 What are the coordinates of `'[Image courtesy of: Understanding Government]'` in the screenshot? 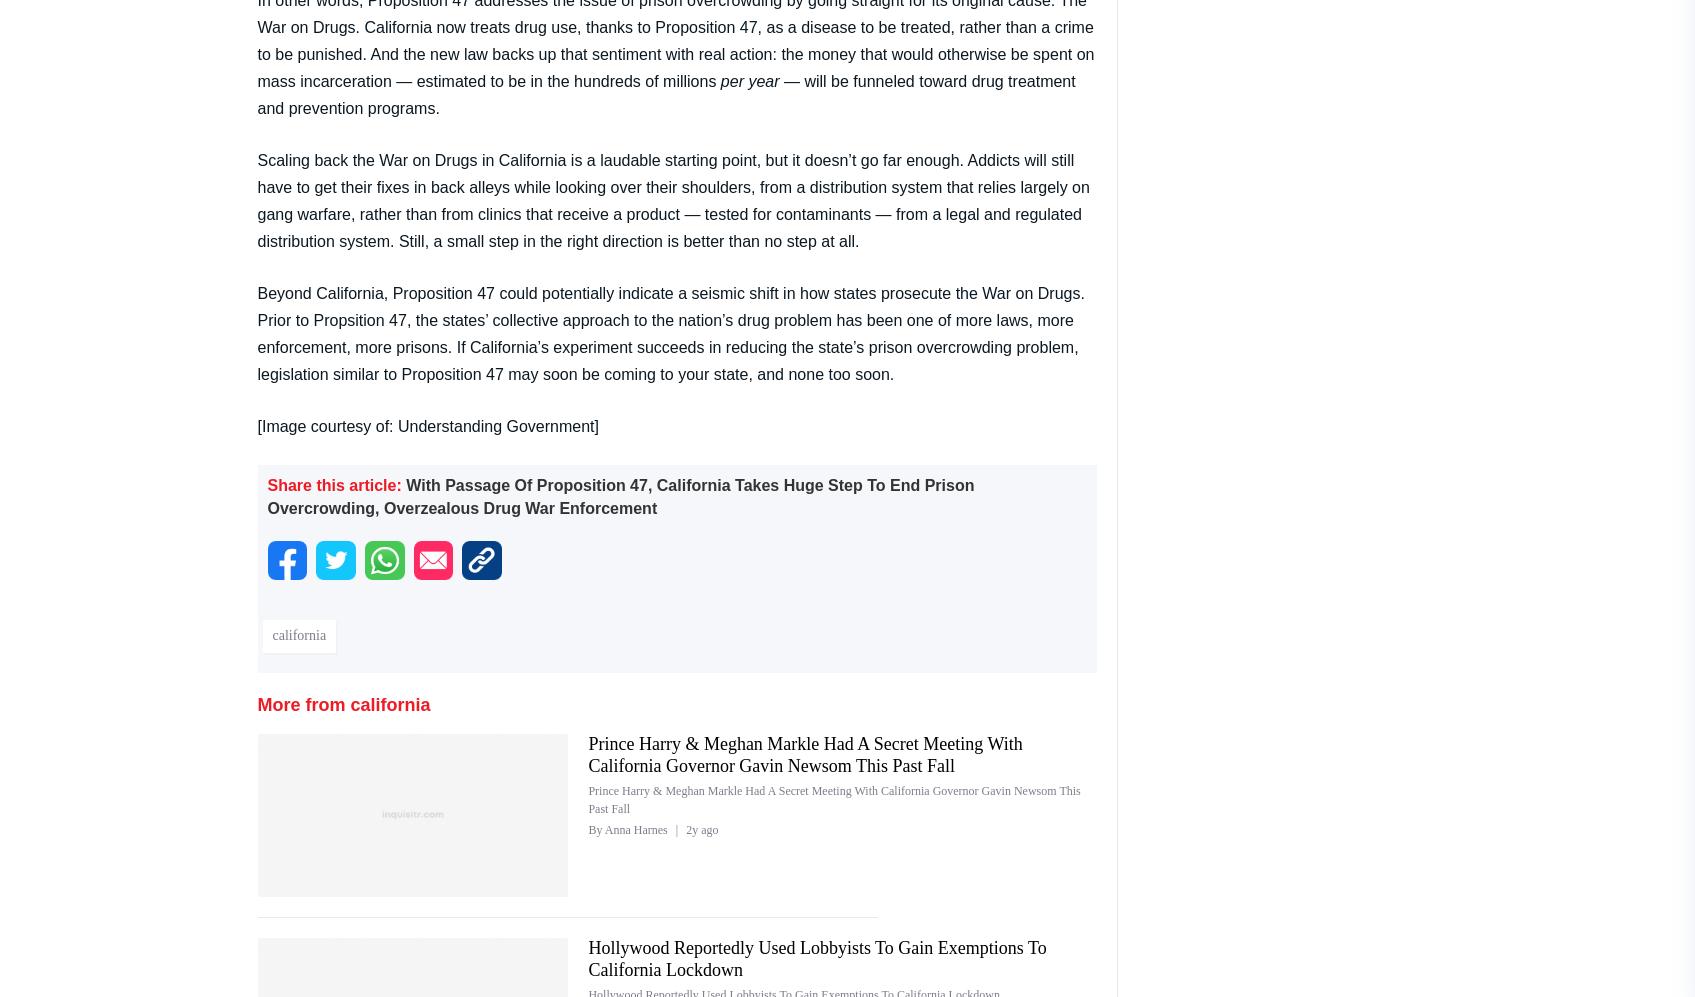 It's located at (427, 424).